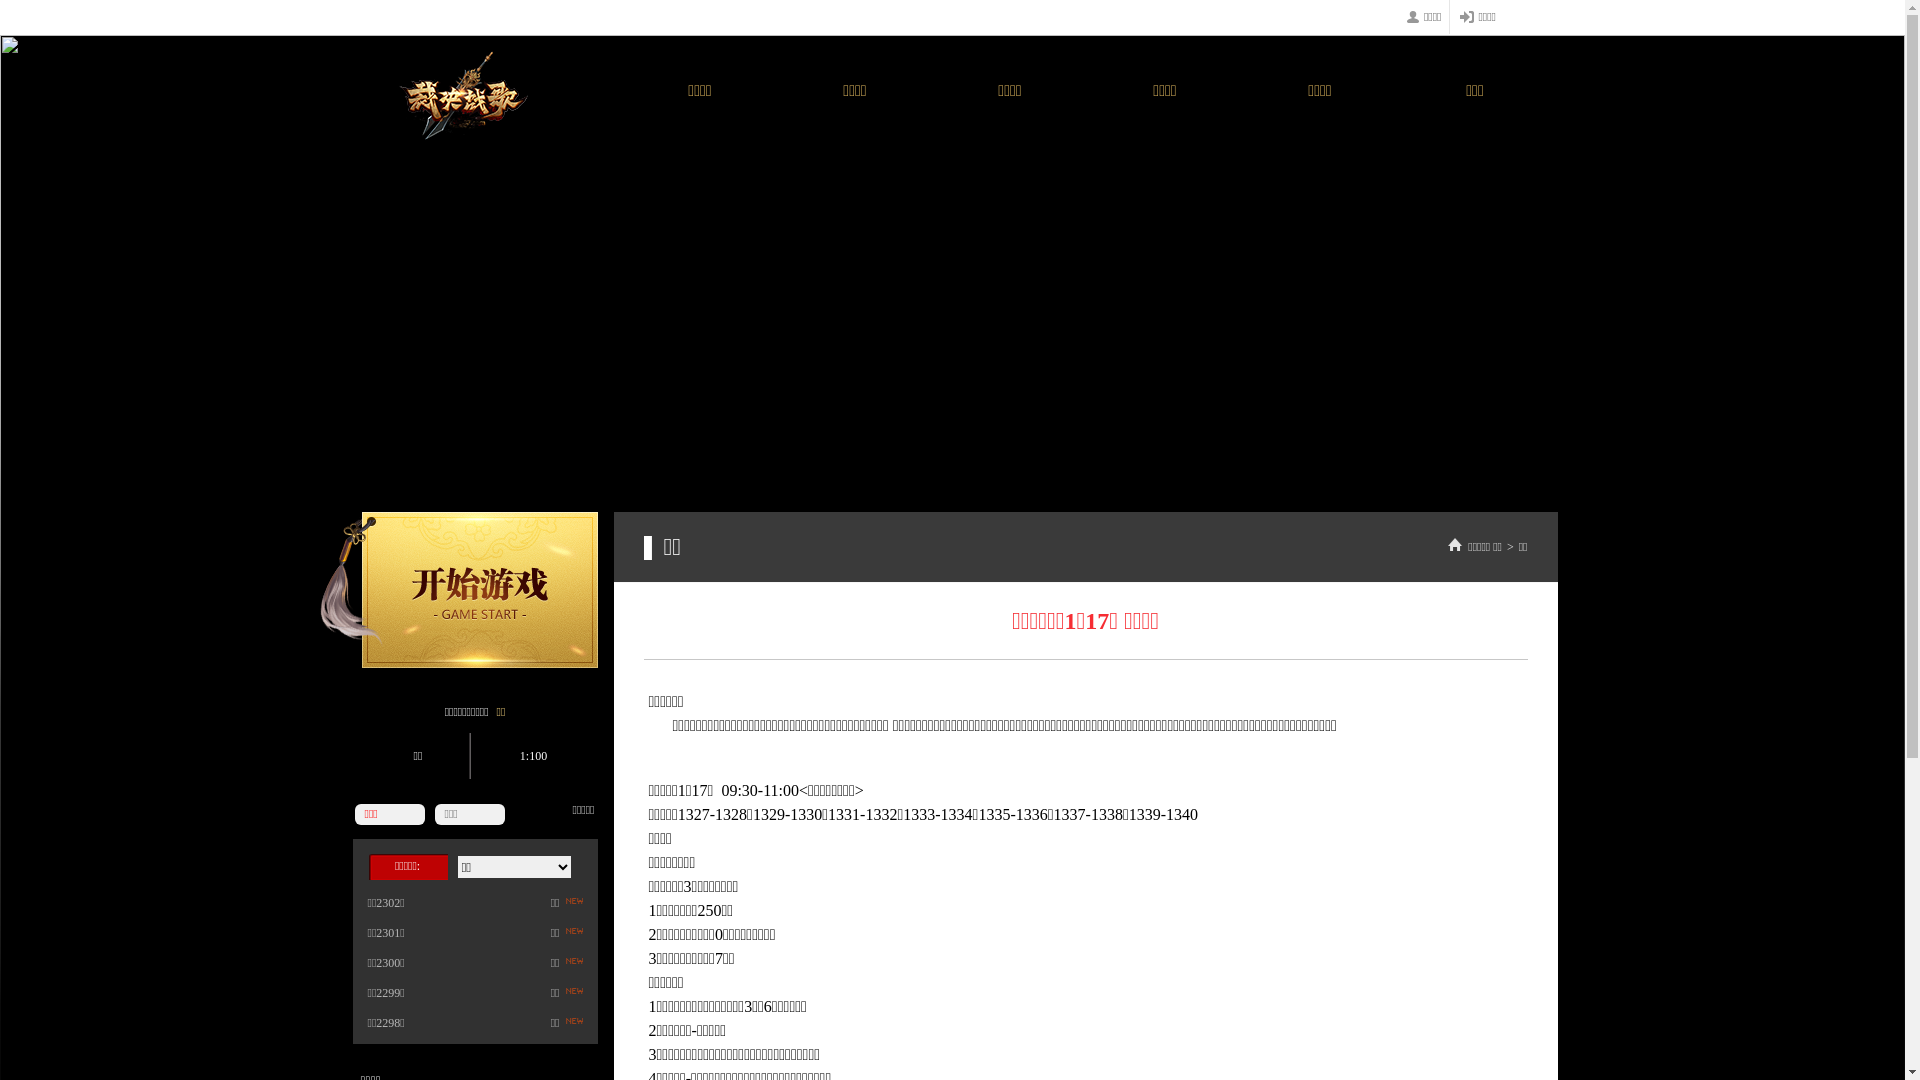 The width and height of the screenshot is (1920, 1080). What do you see at coordinates (469, 756) in the screenshot?
I see `'1:100'` at bounding box center [469, 756].